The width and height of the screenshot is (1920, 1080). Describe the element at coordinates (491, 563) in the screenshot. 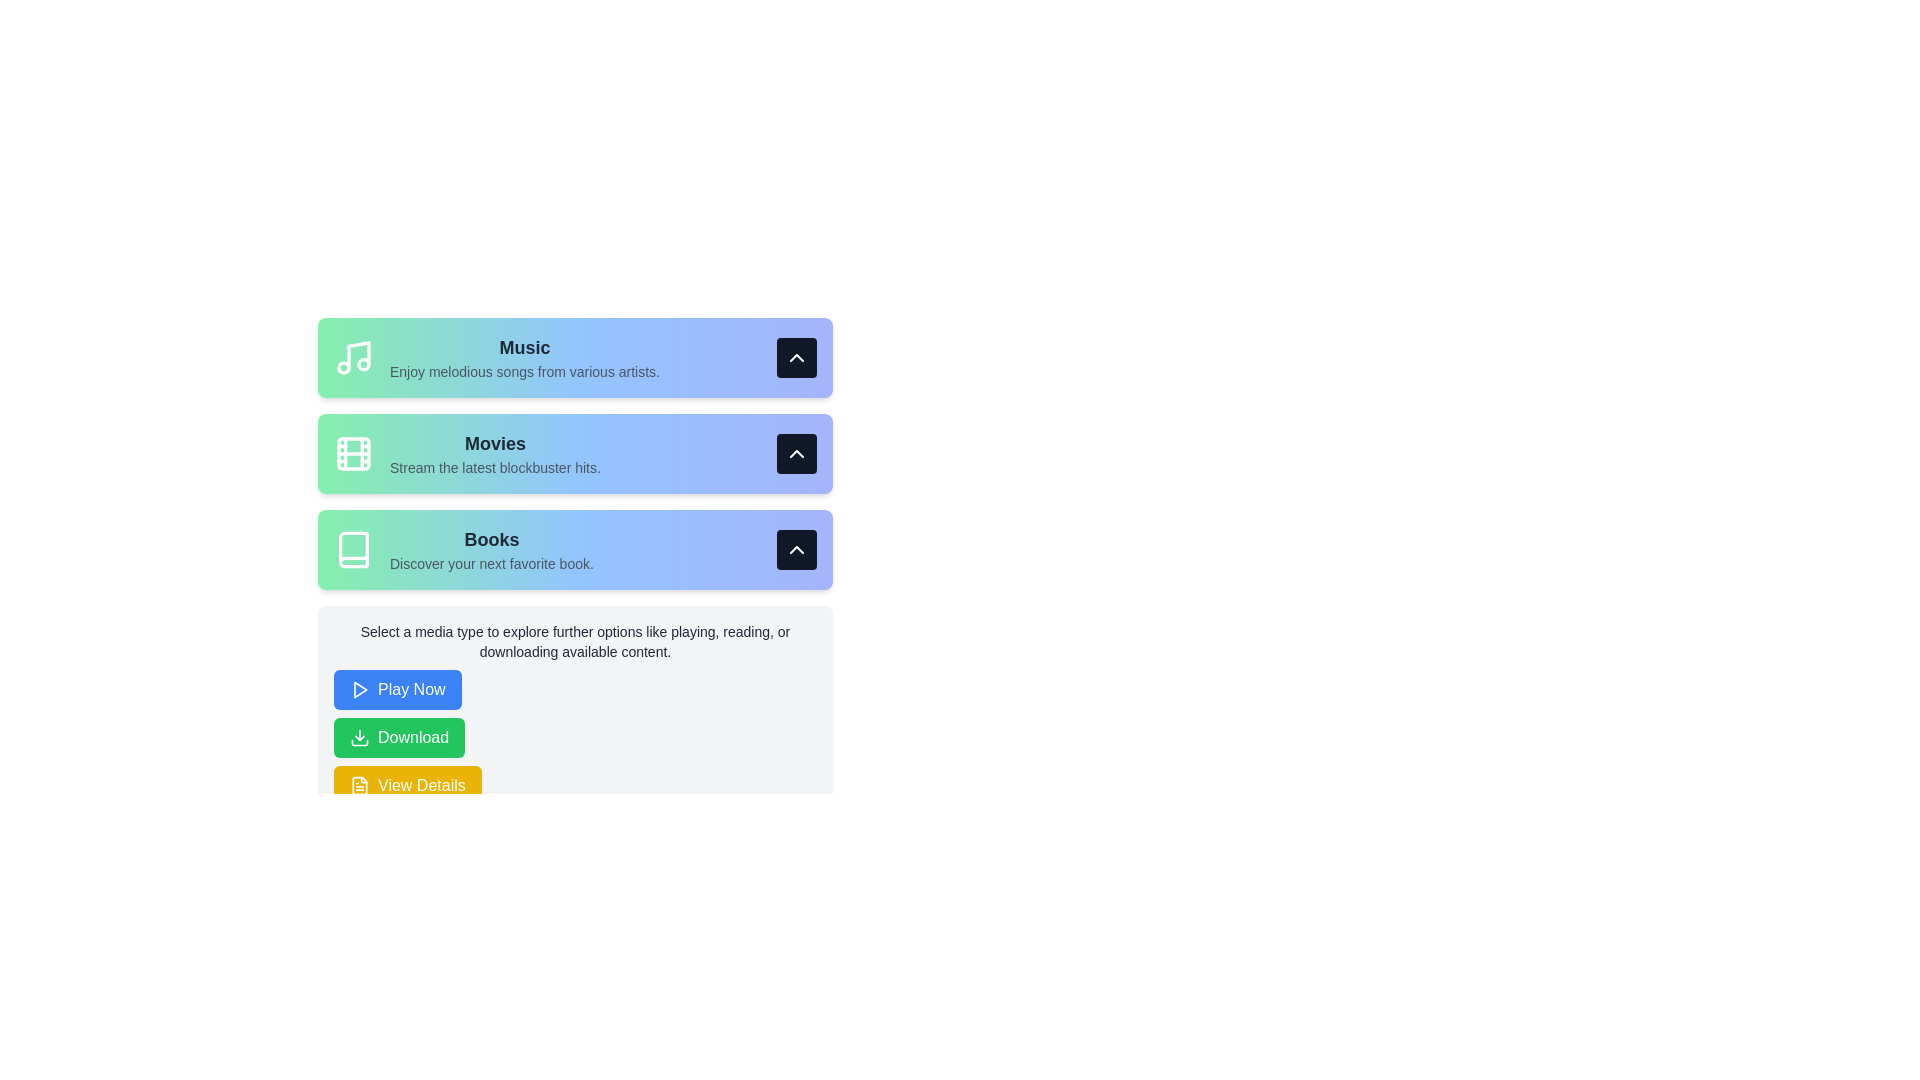

I see `static text content that says 'Discover your next favorite book.' which is positioned below the 'Books' heading in the media types section` at that location.